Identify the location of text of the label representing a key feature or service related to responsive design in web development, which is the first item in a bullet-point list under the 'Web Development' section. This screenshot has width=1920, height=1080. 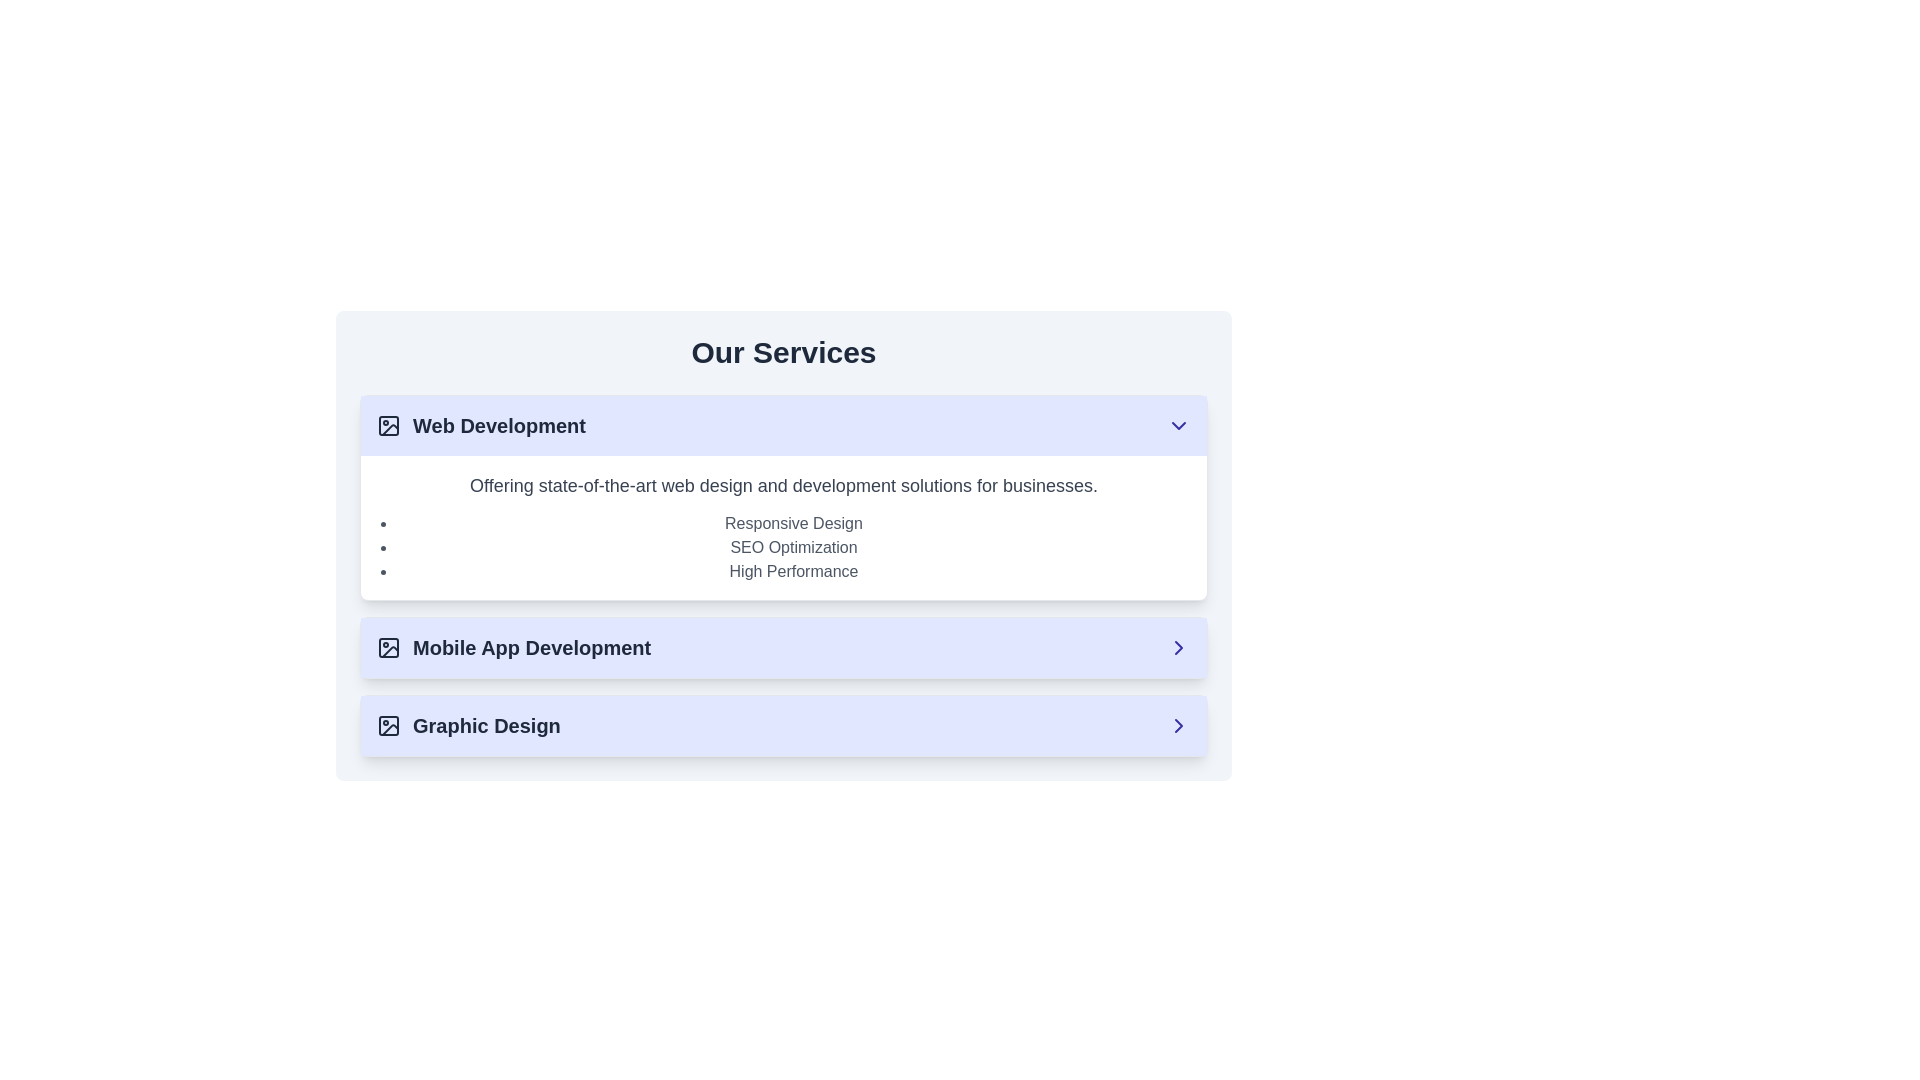
(792, 523).